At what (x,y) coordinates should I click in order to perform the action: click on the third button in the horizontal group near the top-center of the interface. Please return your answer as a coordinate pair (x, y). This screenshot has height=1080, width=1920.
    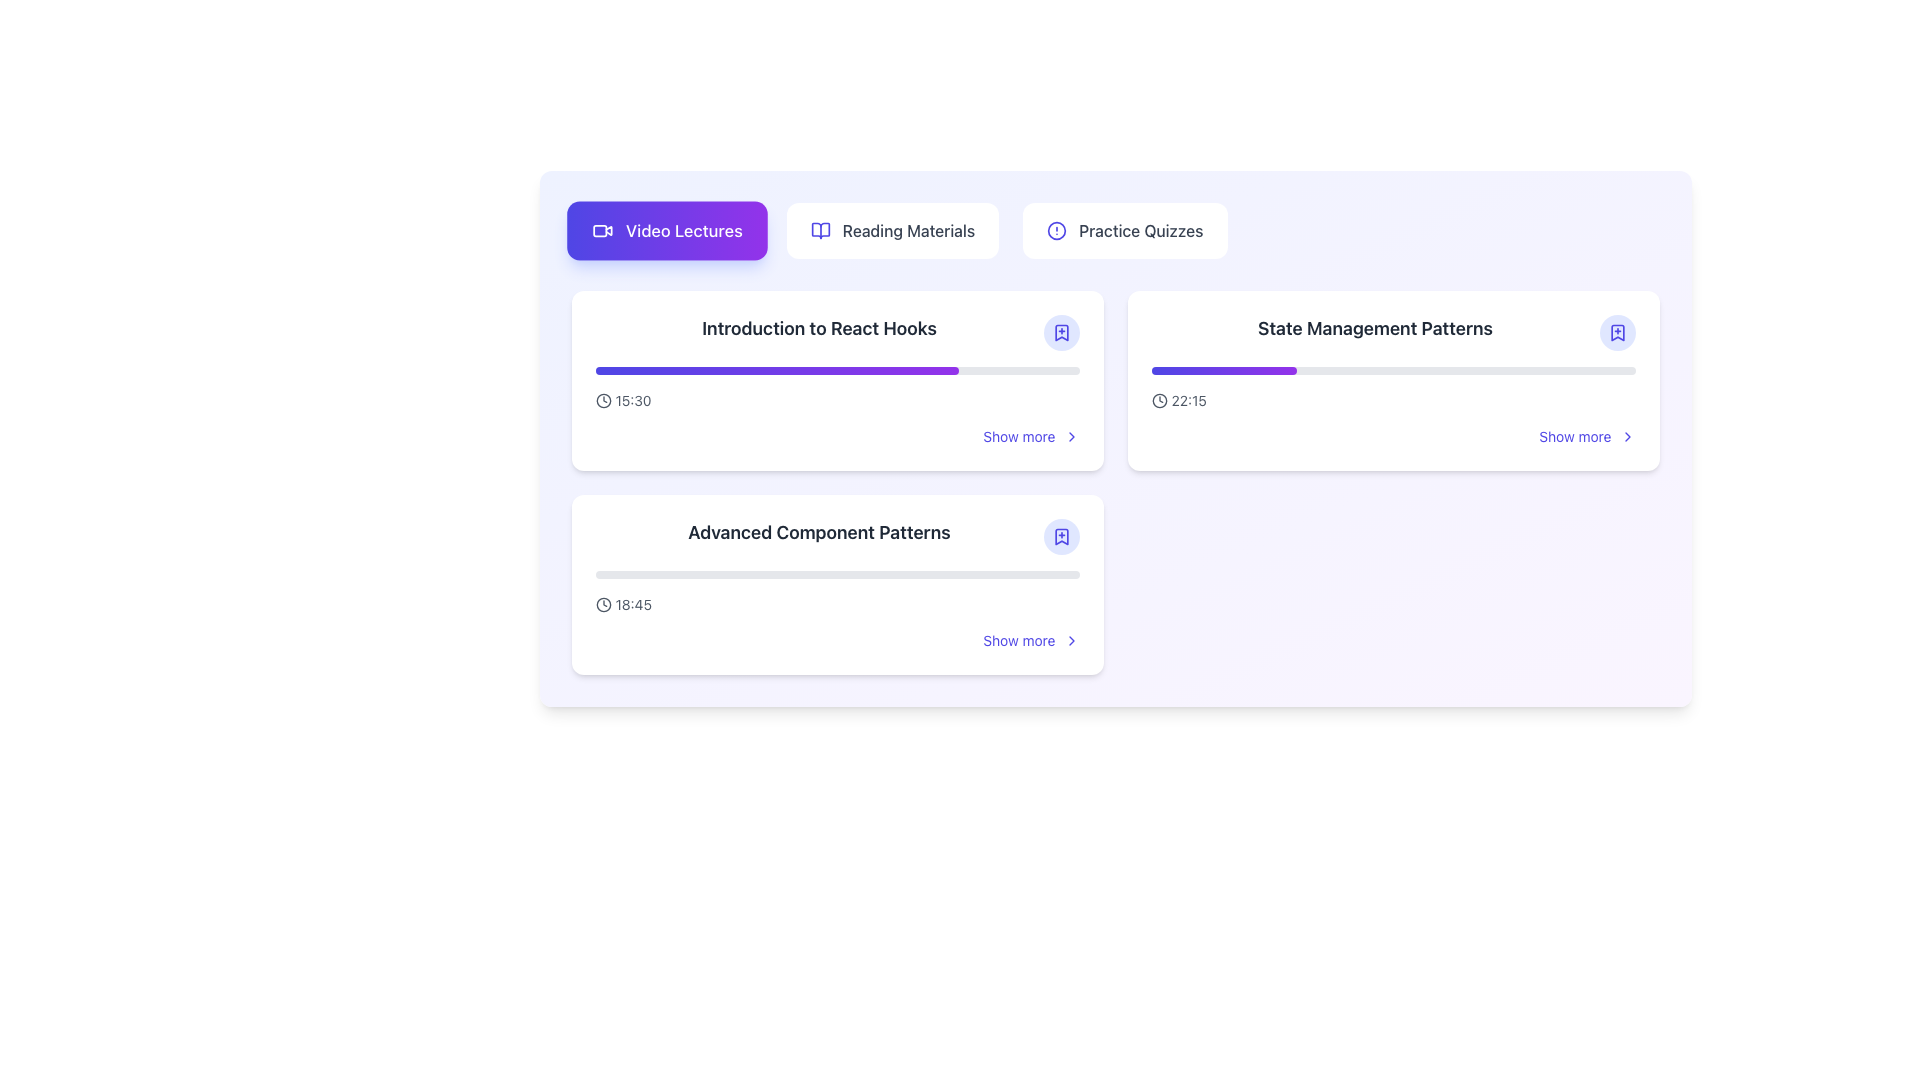
    Looking at the image, I should click on (1125, 230).